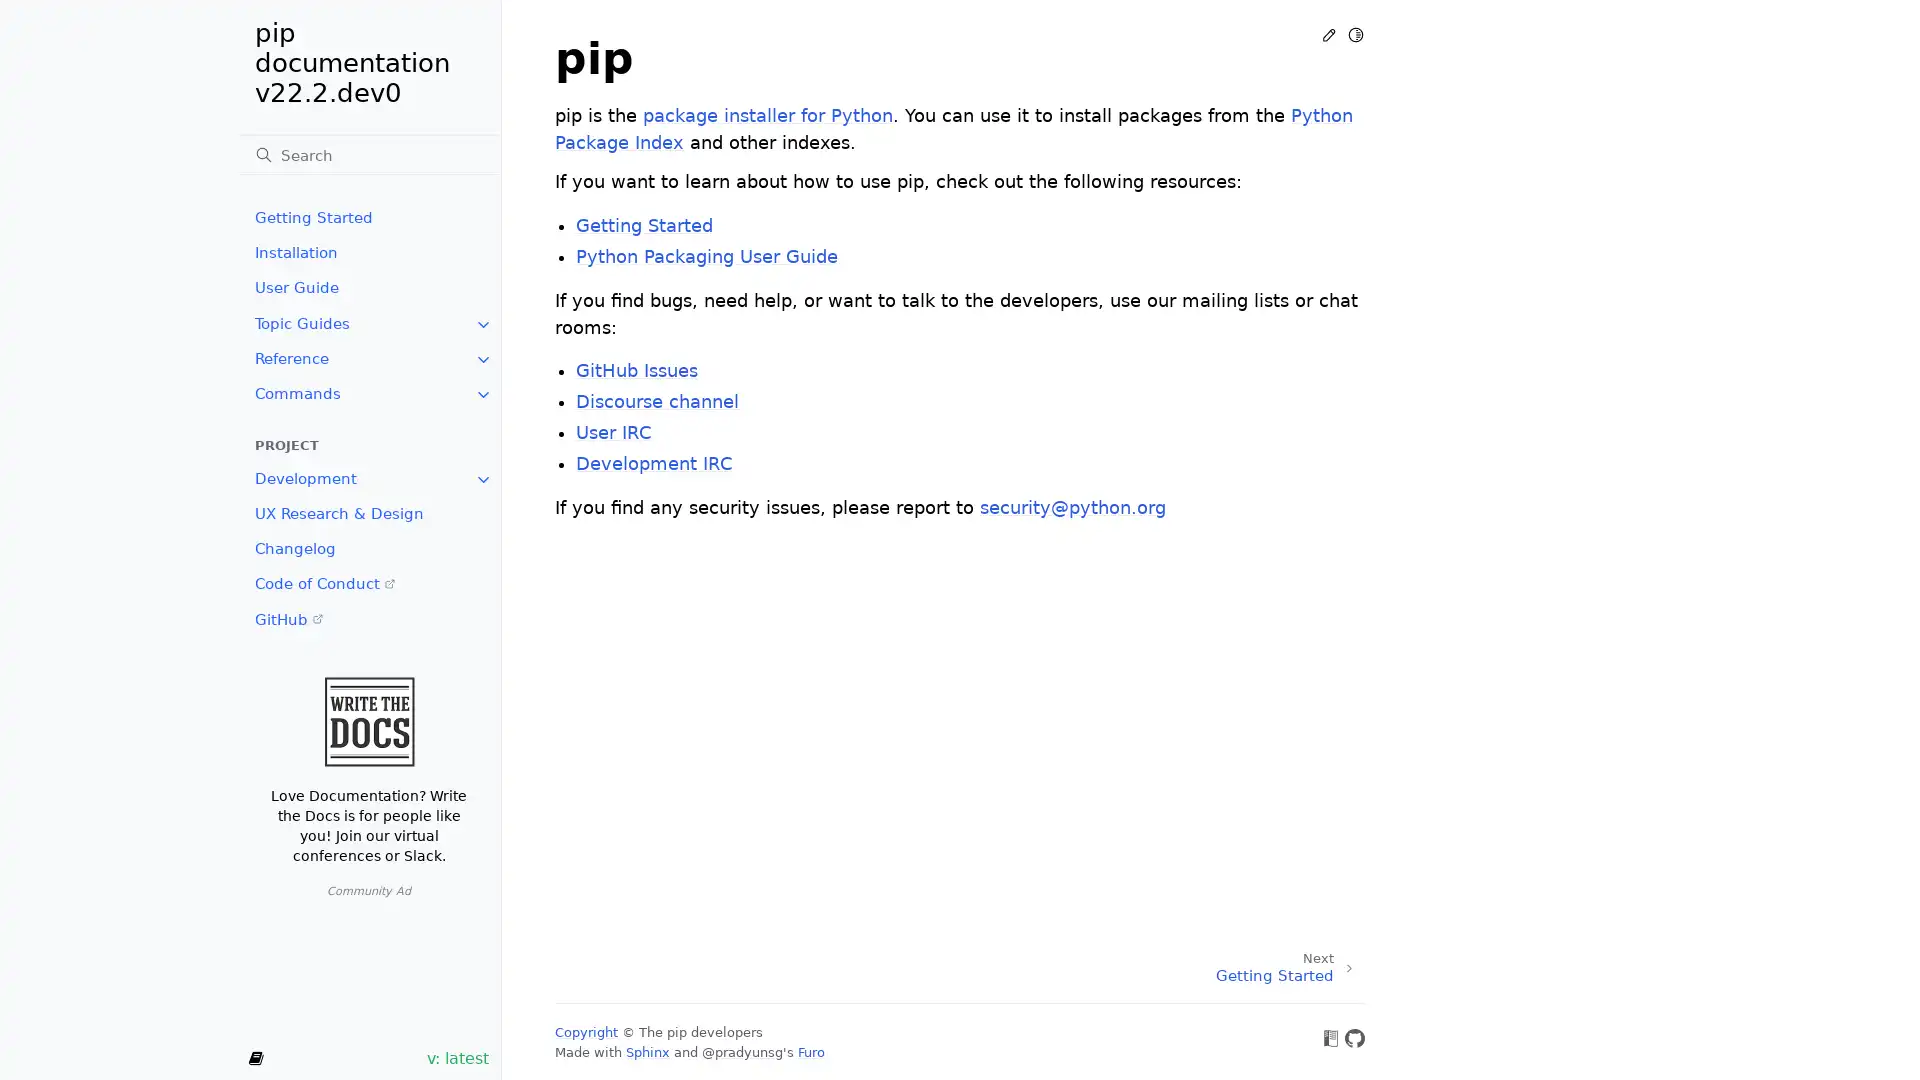  Describe the element at coordinates (1355, 34) in the screenshot. I see `Toggle Light / Dark / Auto color theme` at that location.